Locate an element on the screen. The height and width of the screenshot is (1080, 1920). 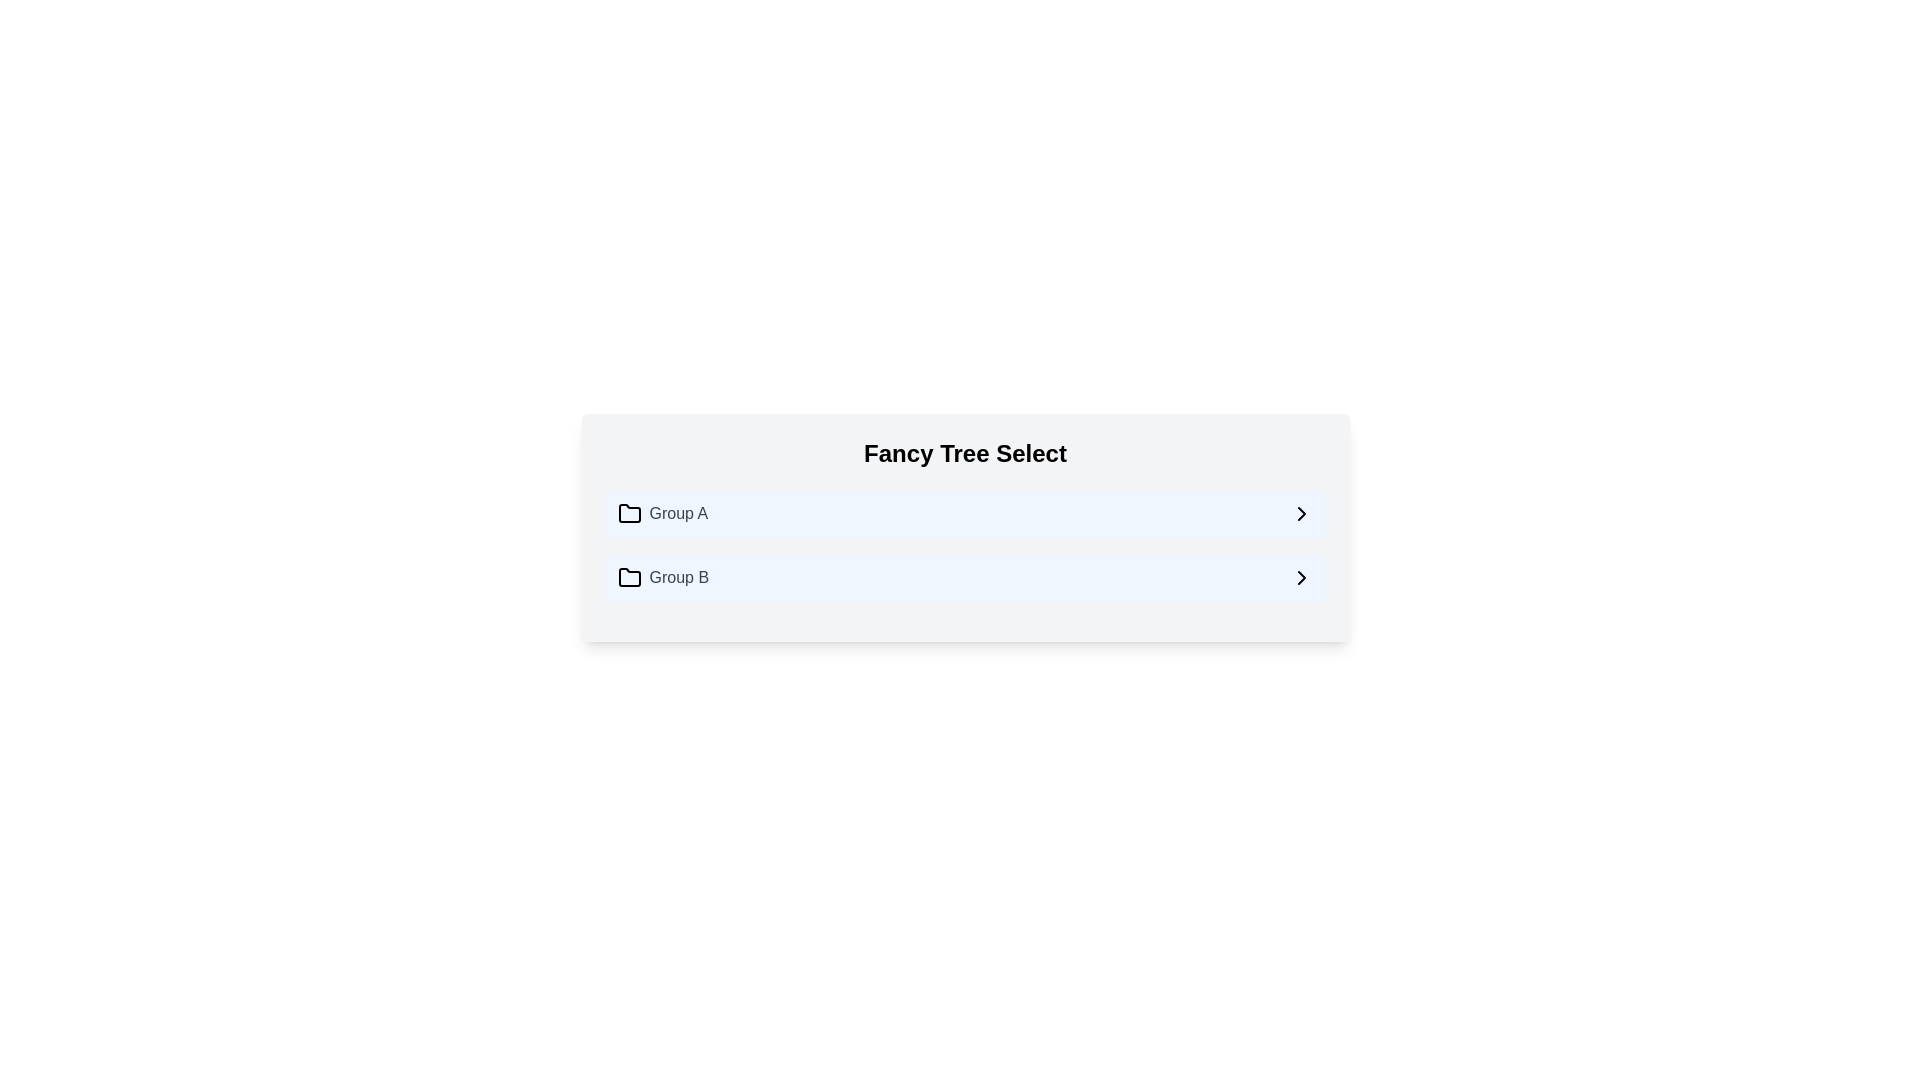
the right-pointing chevron arrow icon adjacent to the 'Group B' text is located at coordinates (1301, 578).